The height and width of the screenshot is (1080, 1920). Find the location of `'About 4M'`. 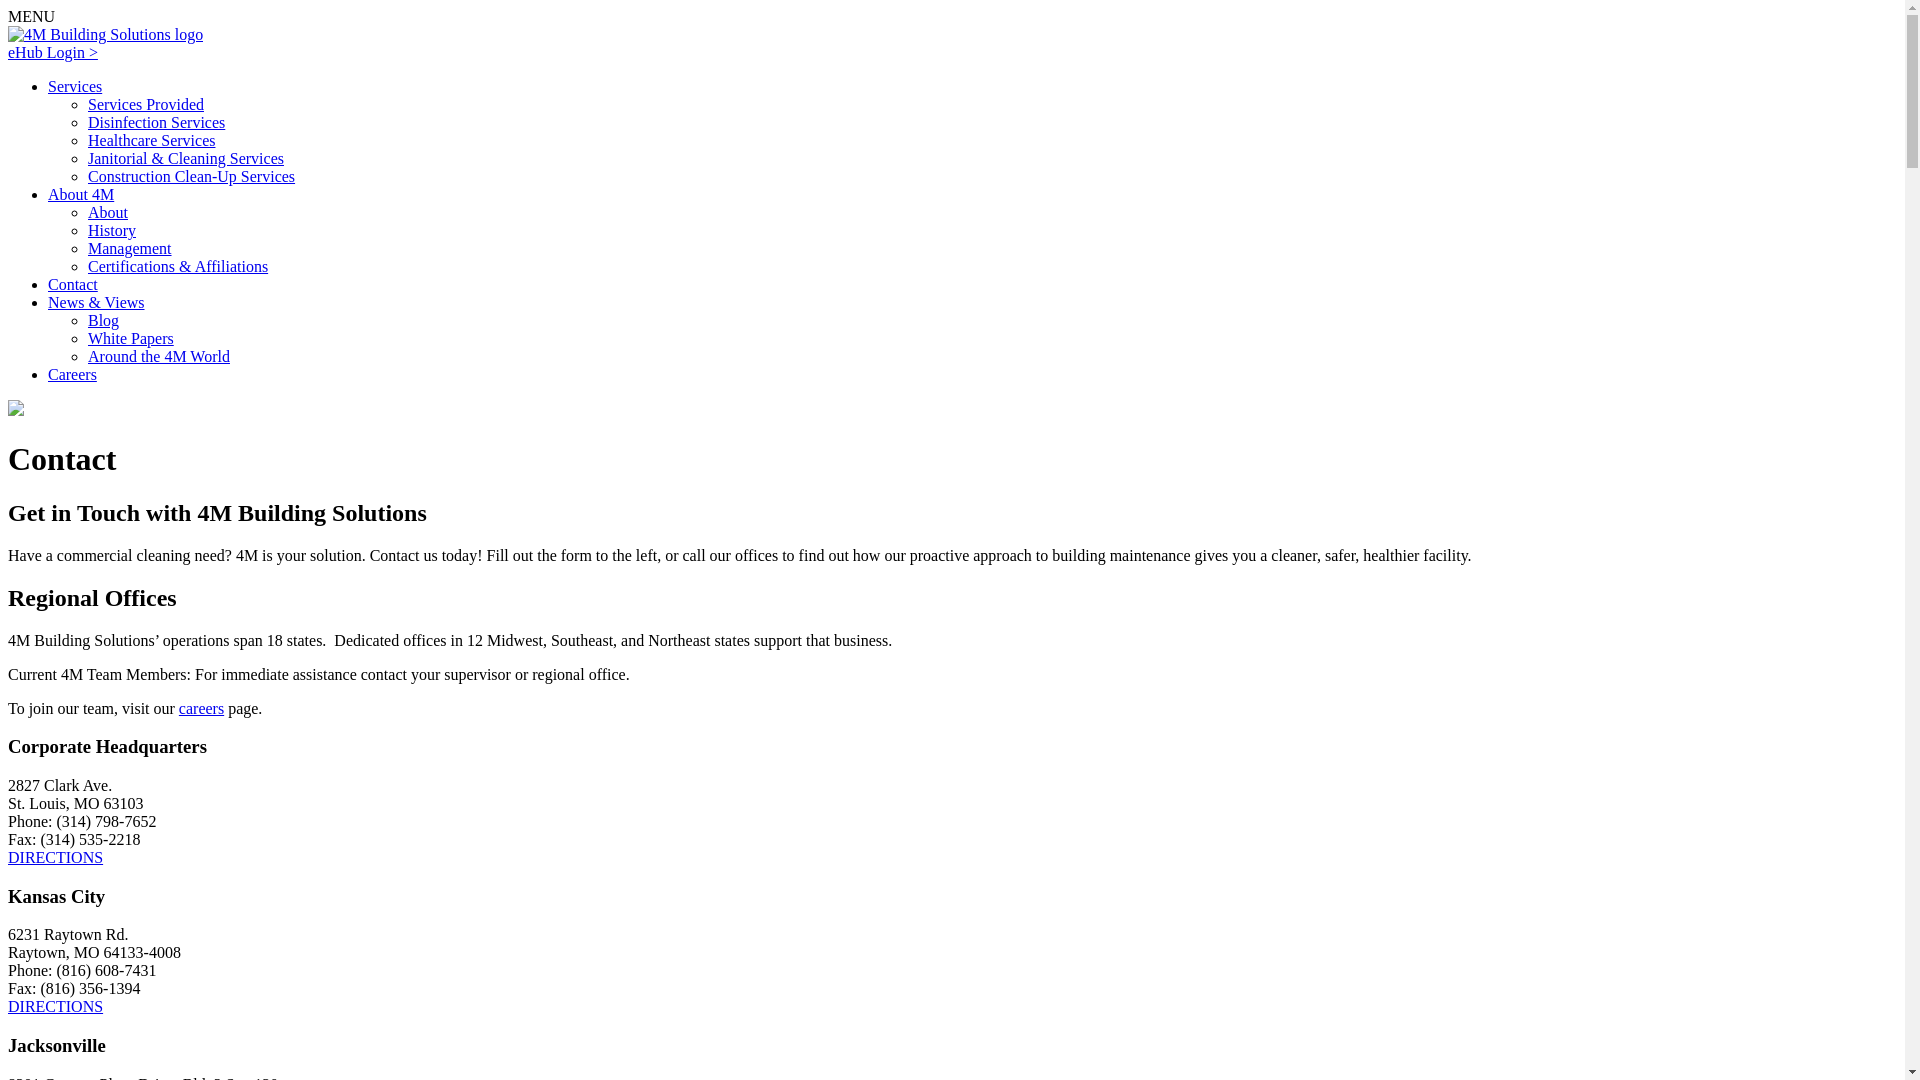

'About 4M' is located at coordinates (48, 194).